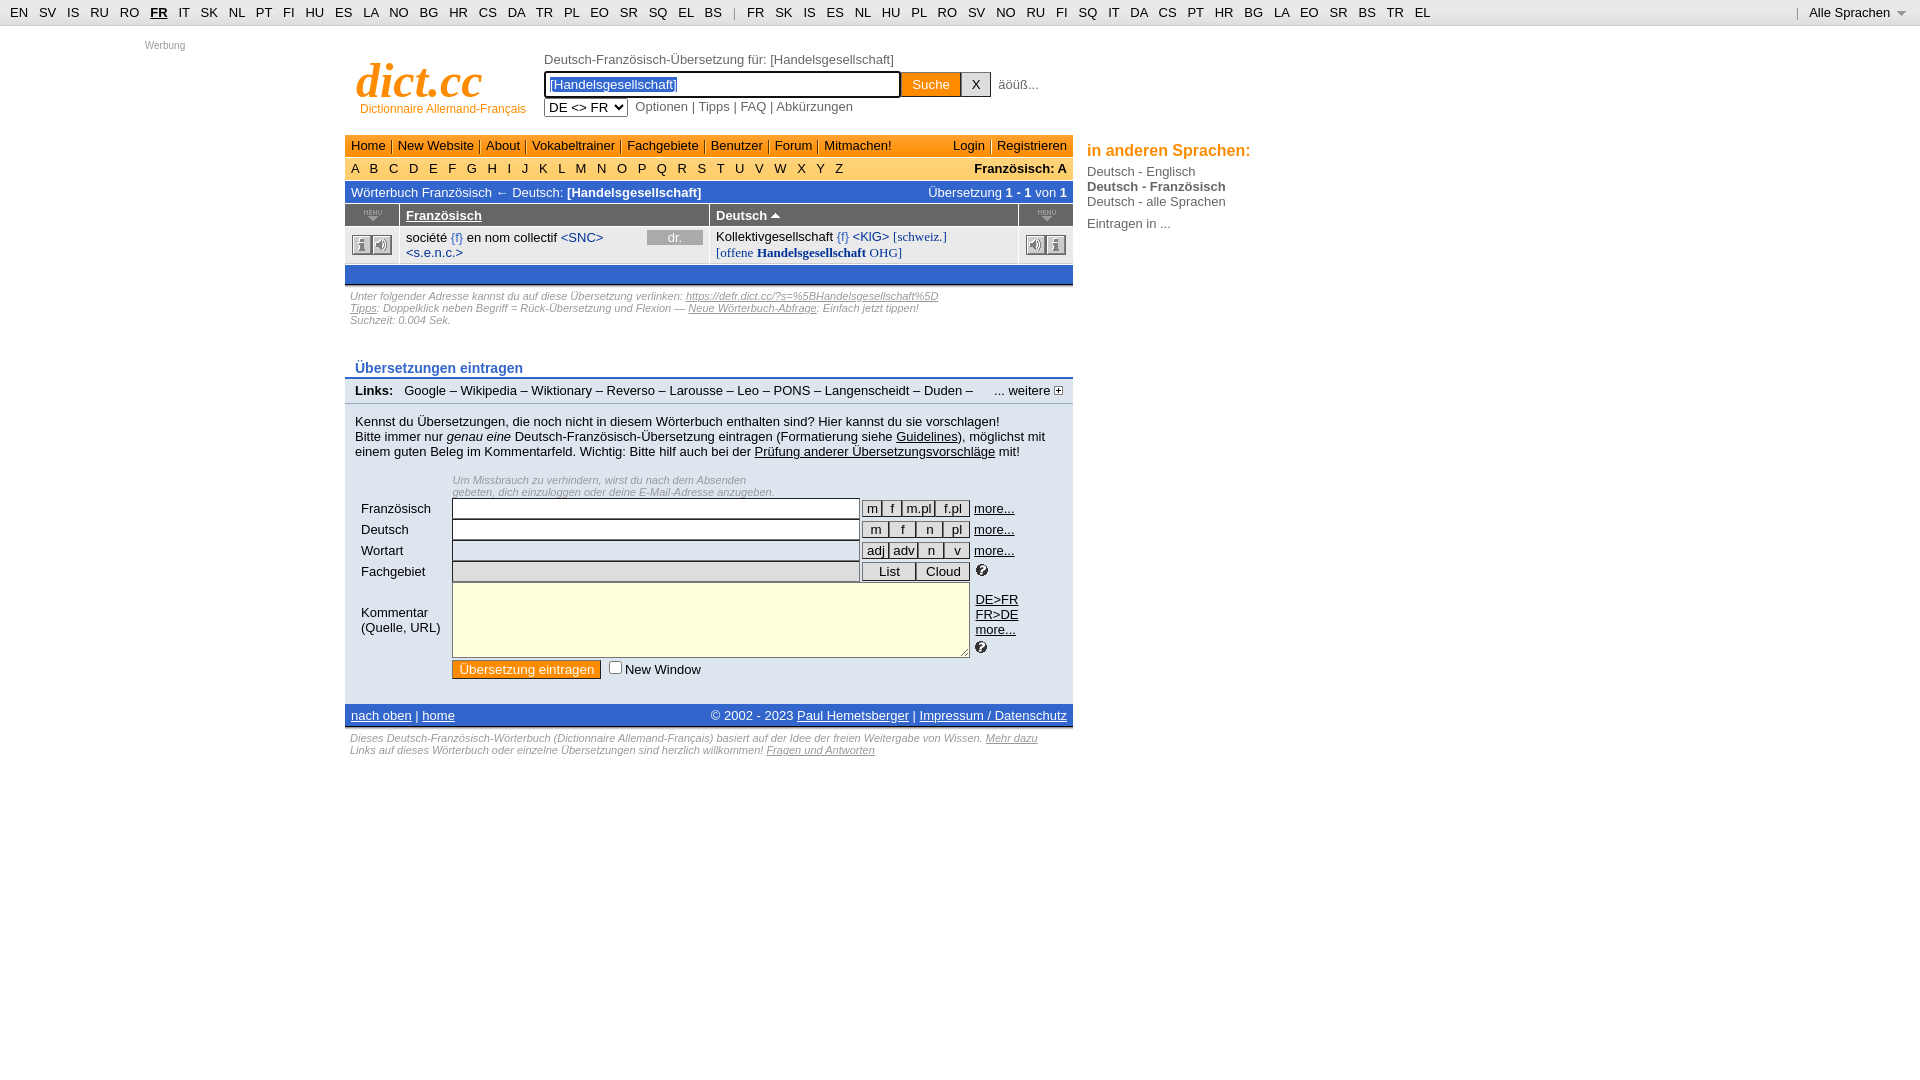 The image size is (1920, 1080). Describe the element at coordinates (627, 12) in the screenshot. I see `'SR'` at that location.